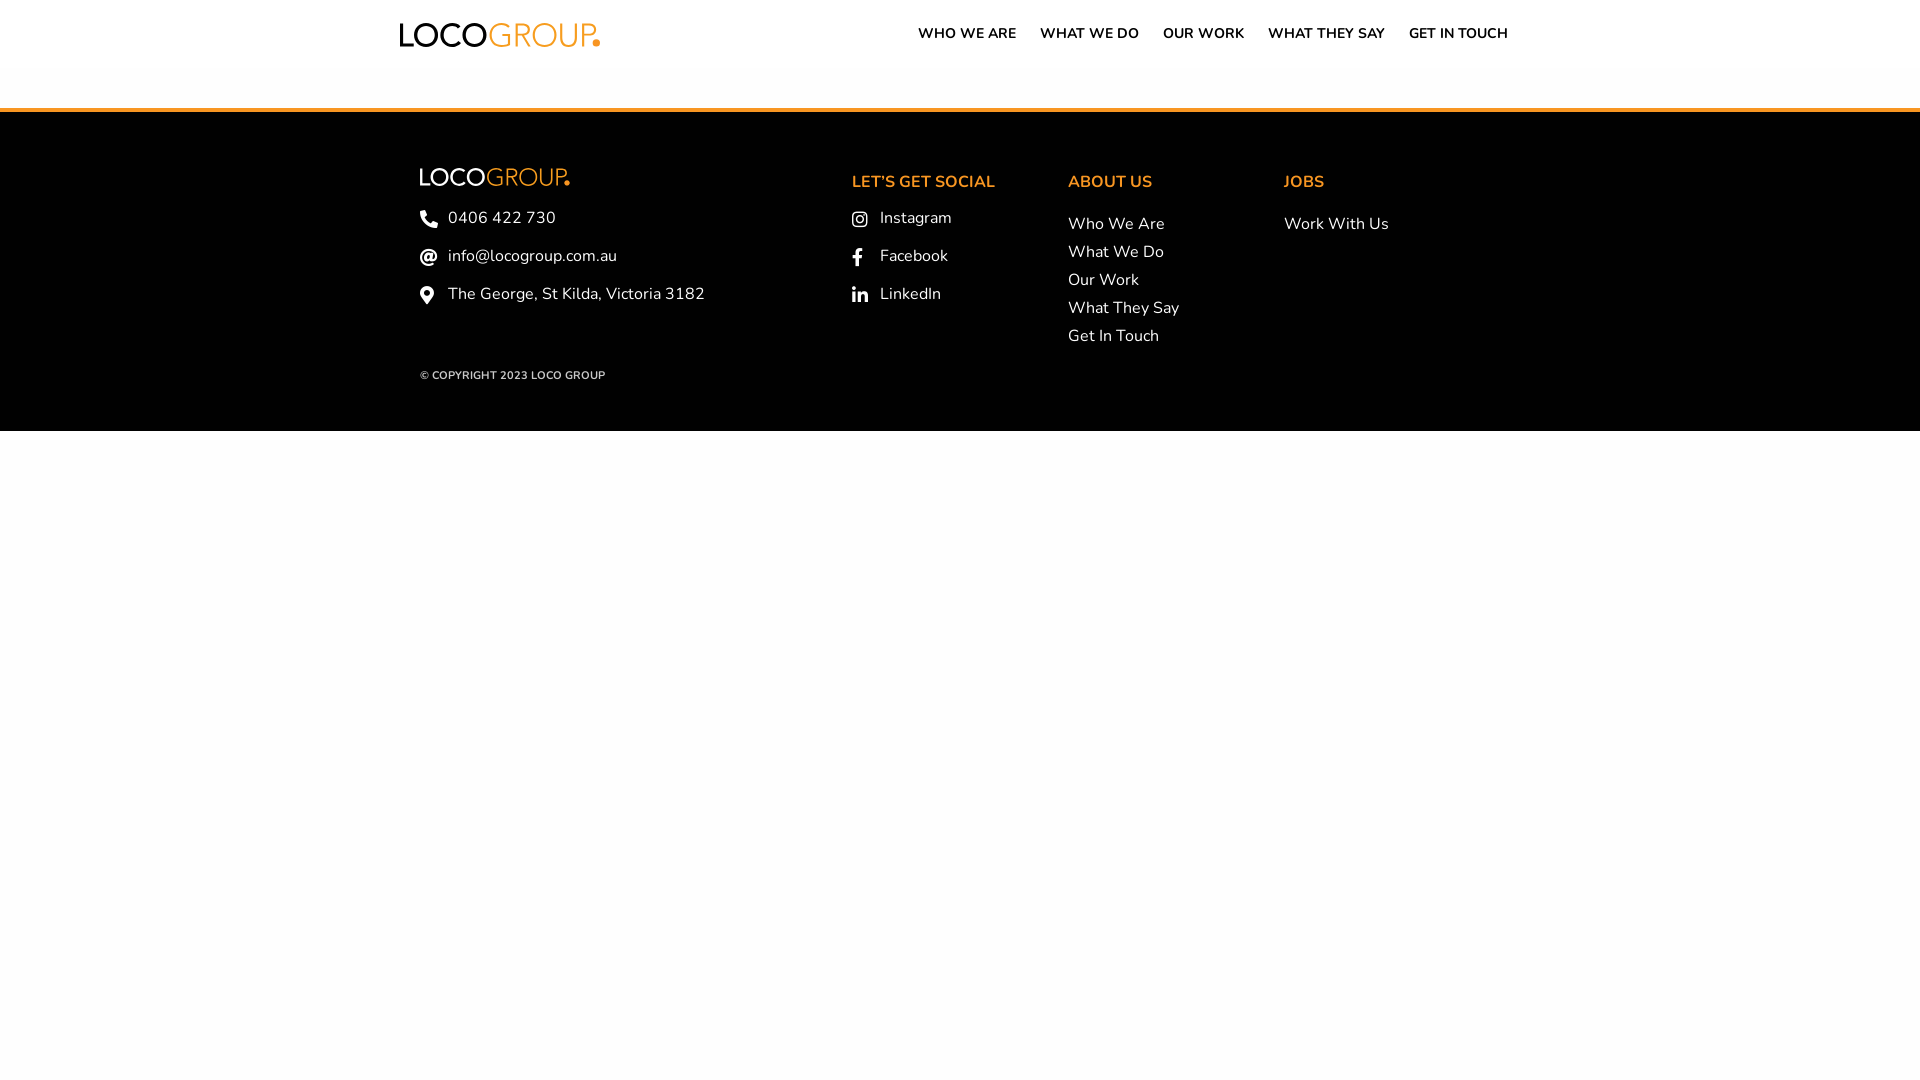 The width and height of the screenshot is (1920, 1080). I want to click on 'GET IN TOUCH', so click(1458, 34).